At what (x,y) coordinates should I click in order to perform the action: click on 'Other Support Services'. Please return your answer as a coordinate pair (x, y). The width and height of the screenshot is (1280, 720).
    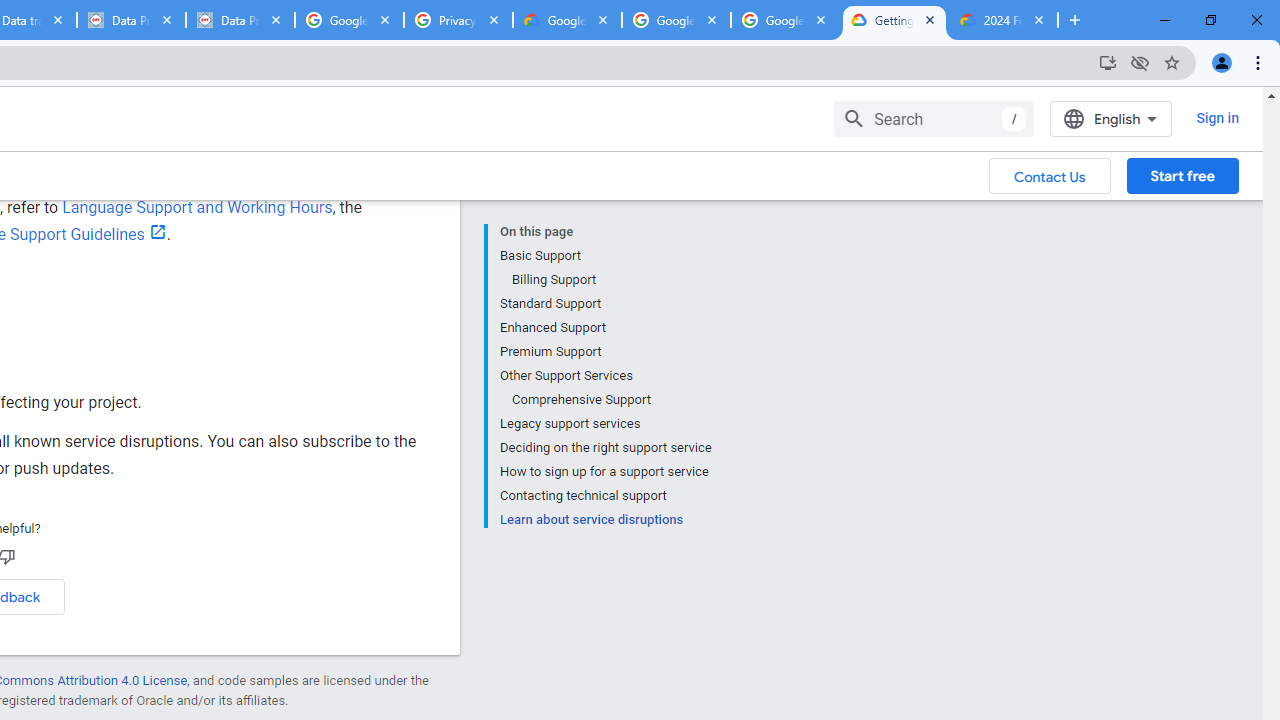
    Looking at the image, I should click on (604, 376).